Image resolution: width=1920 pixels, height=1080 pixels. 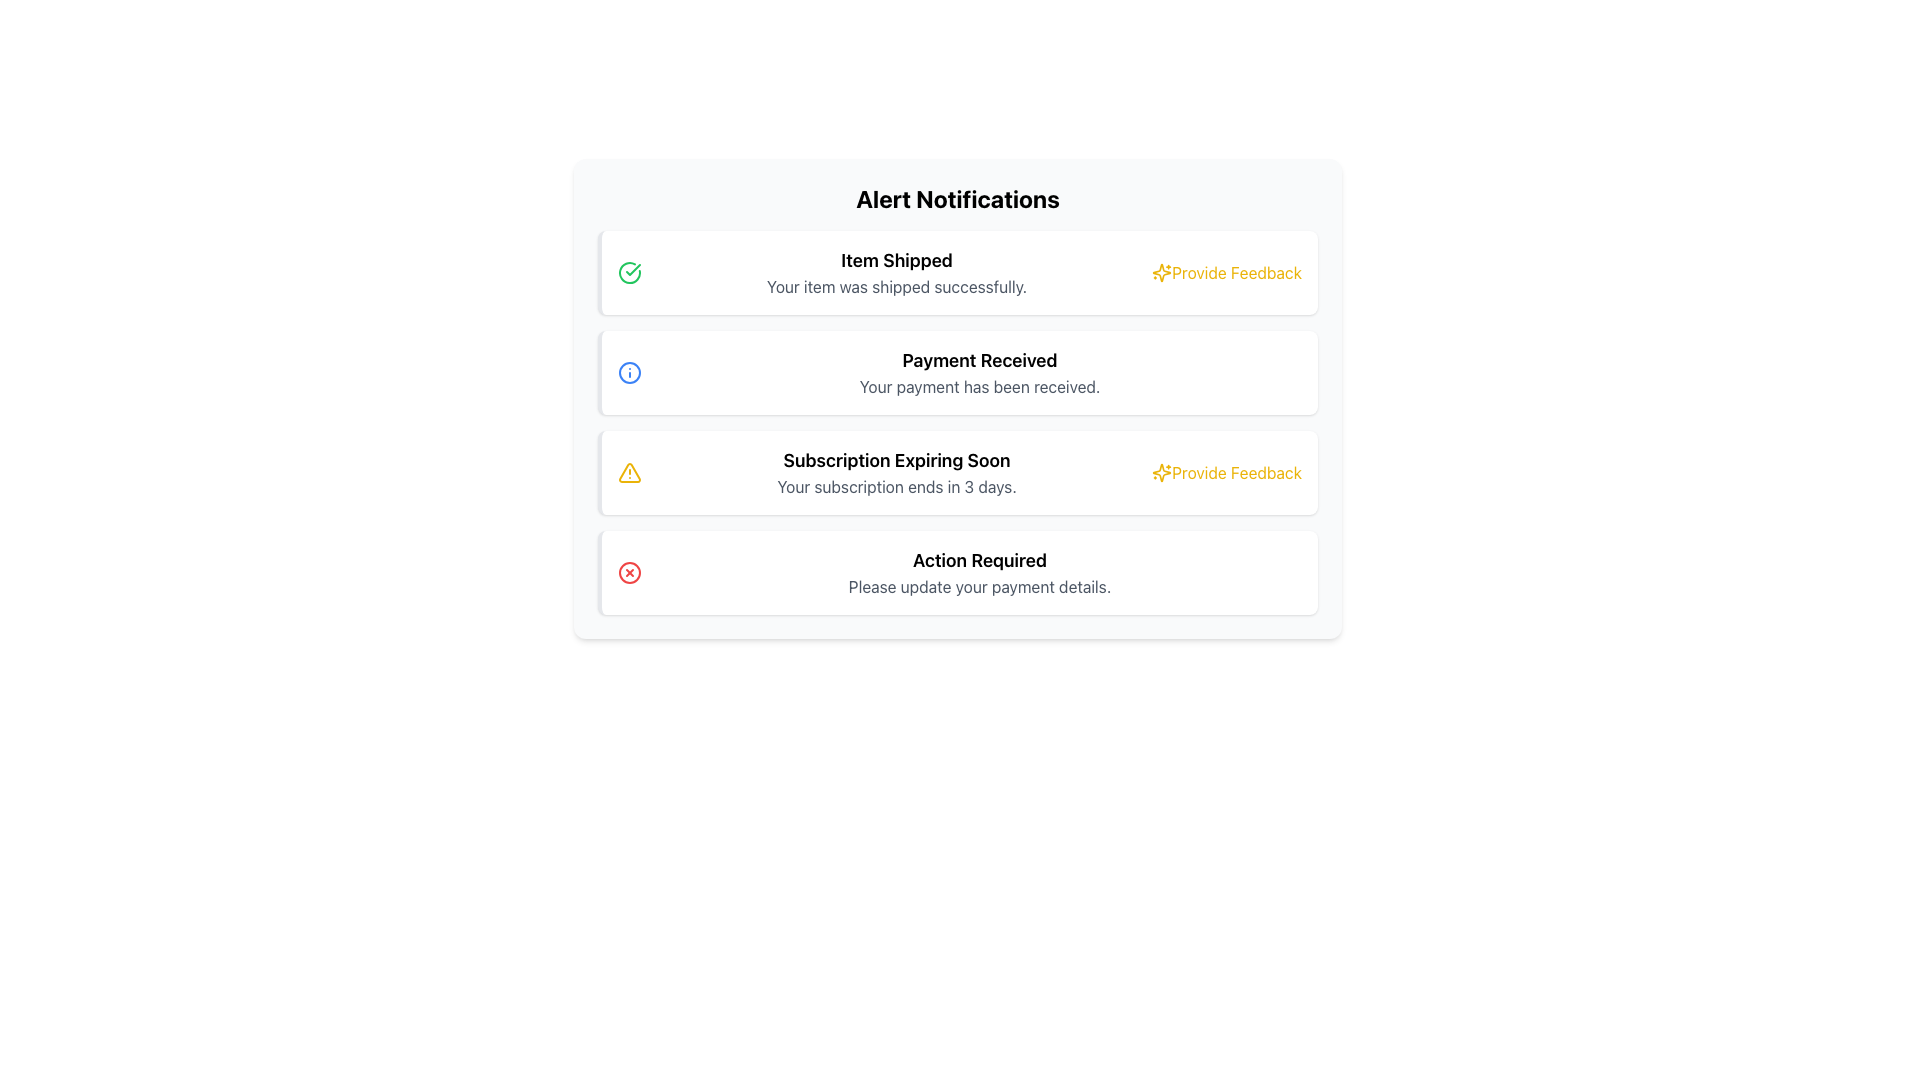 What do you see at coordinates (979, 573) in the screenshot?
I see `text message block at the bottommost notification panel, which contains 'Action Required' and 'Please update your payment details.'` at bounding box center [979, 573].